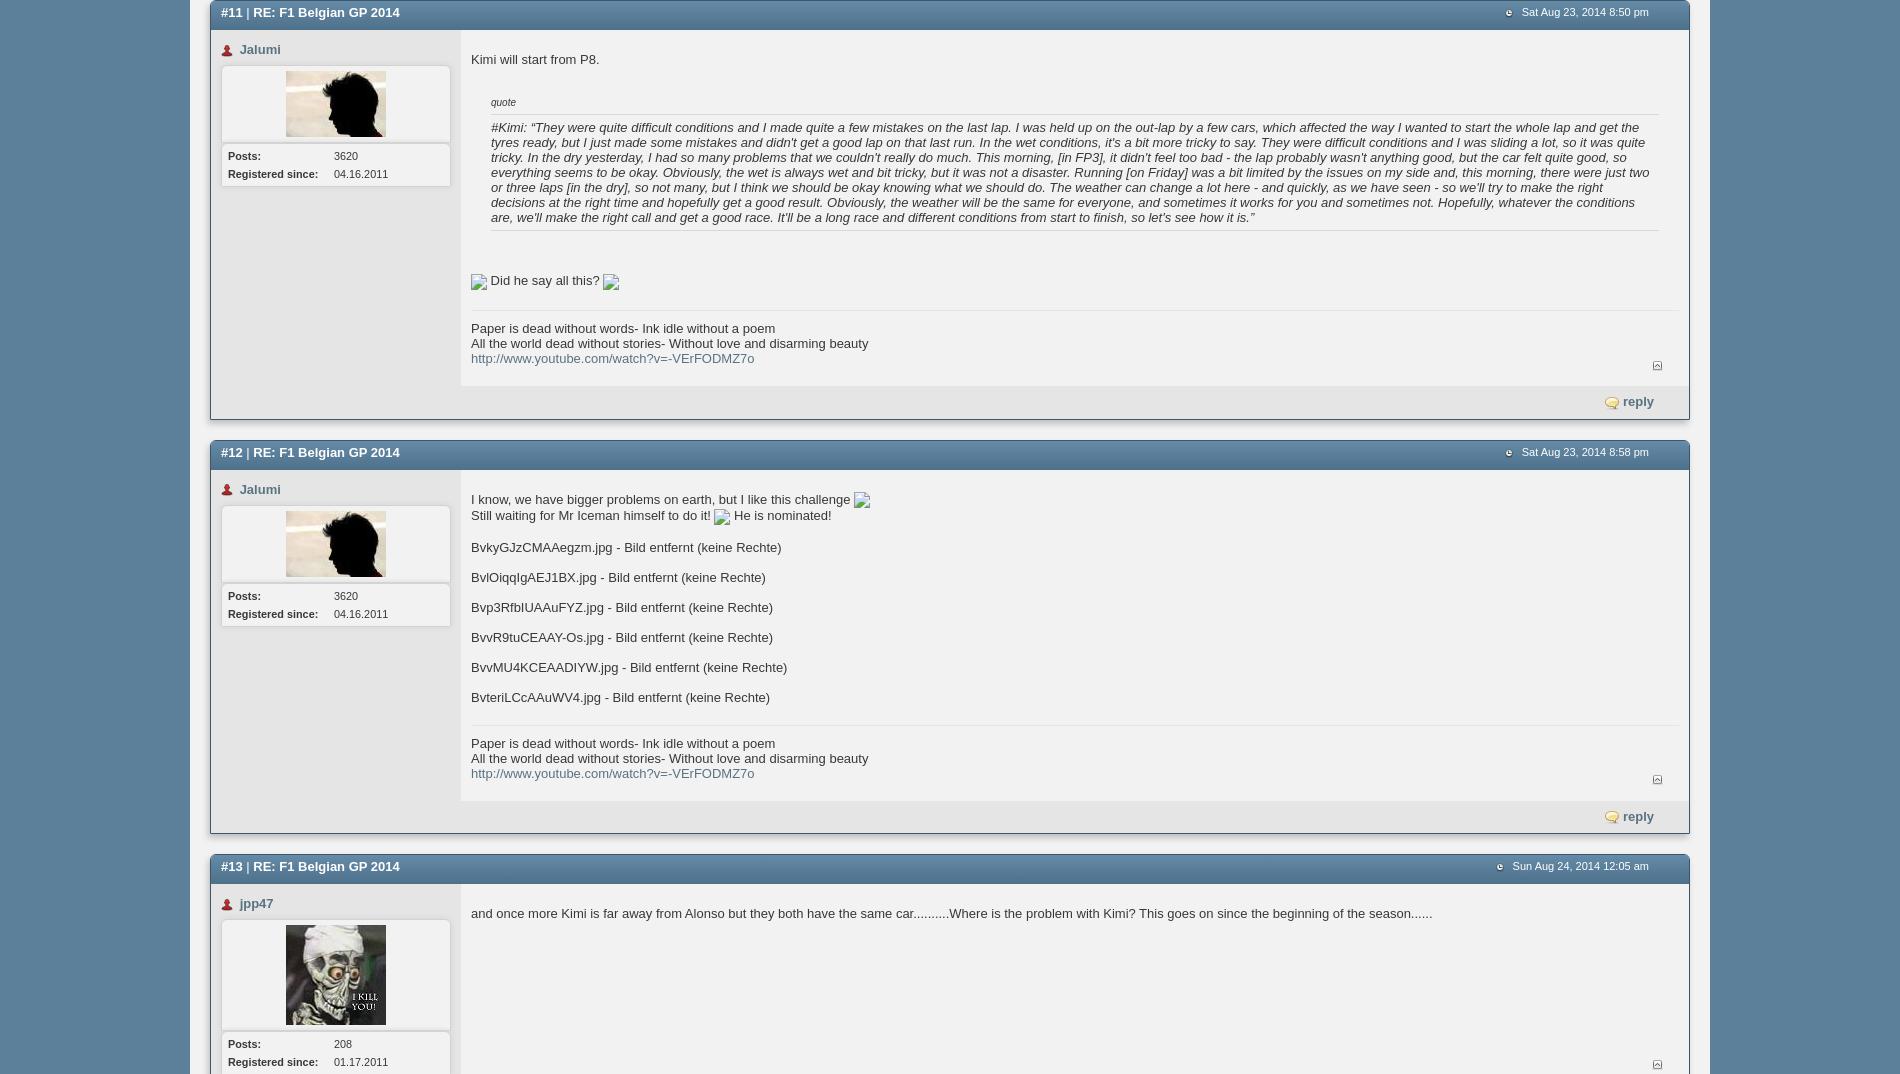 This screenshot has height=1074, width=1900. I want to click on 'Sat Aug 23, 2014 8:58 pm', so click(1584, 449).